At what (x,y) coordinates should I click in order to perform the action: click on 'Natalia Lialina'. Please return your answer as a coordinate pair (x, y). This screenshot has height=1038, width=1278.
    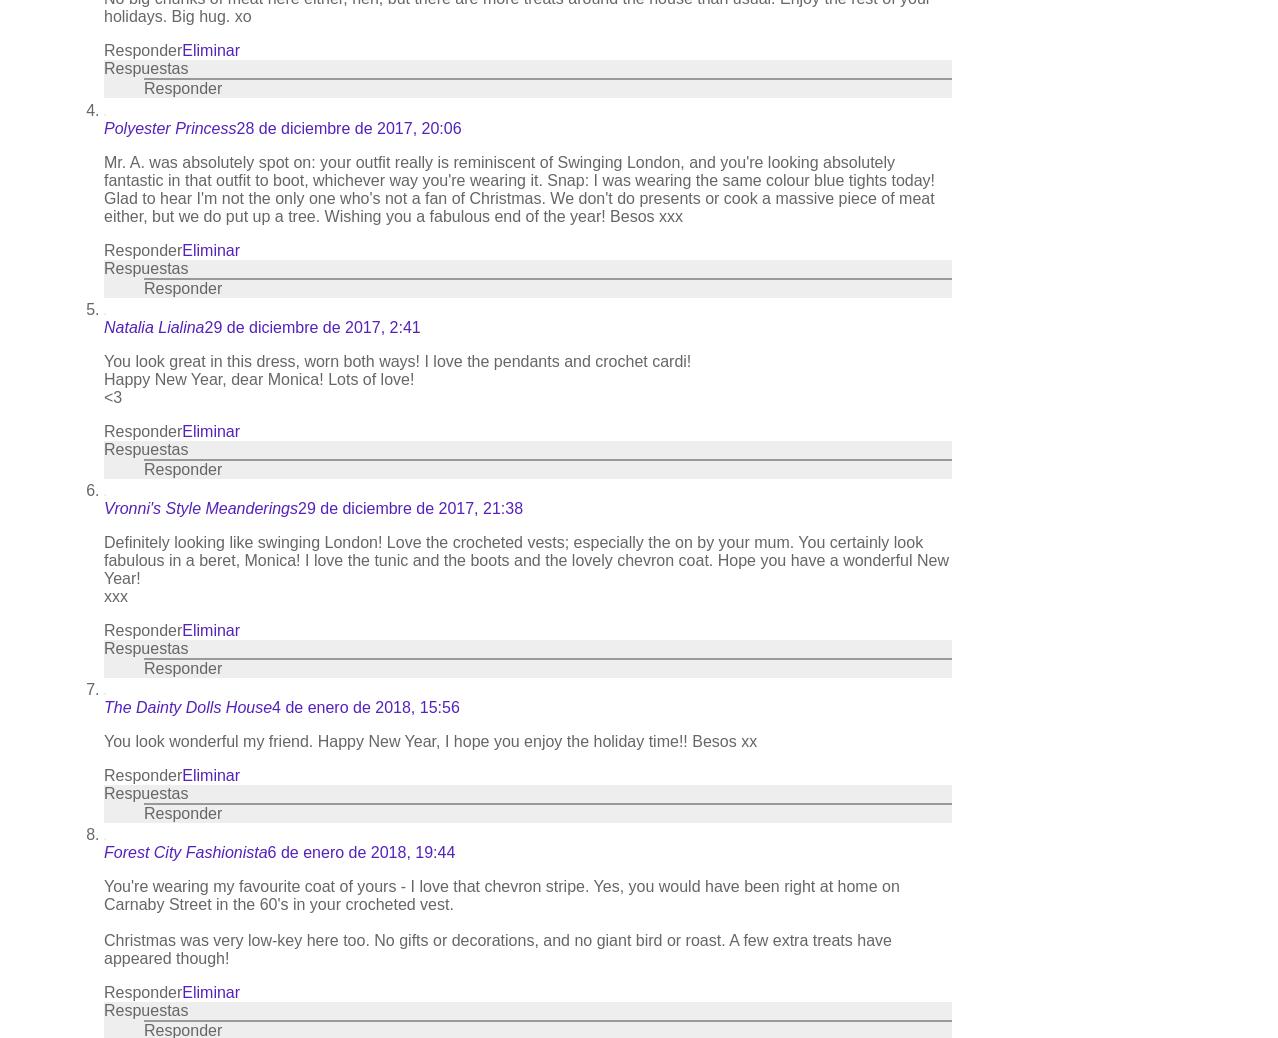
    Looking at the image, I should click on (153, 326).